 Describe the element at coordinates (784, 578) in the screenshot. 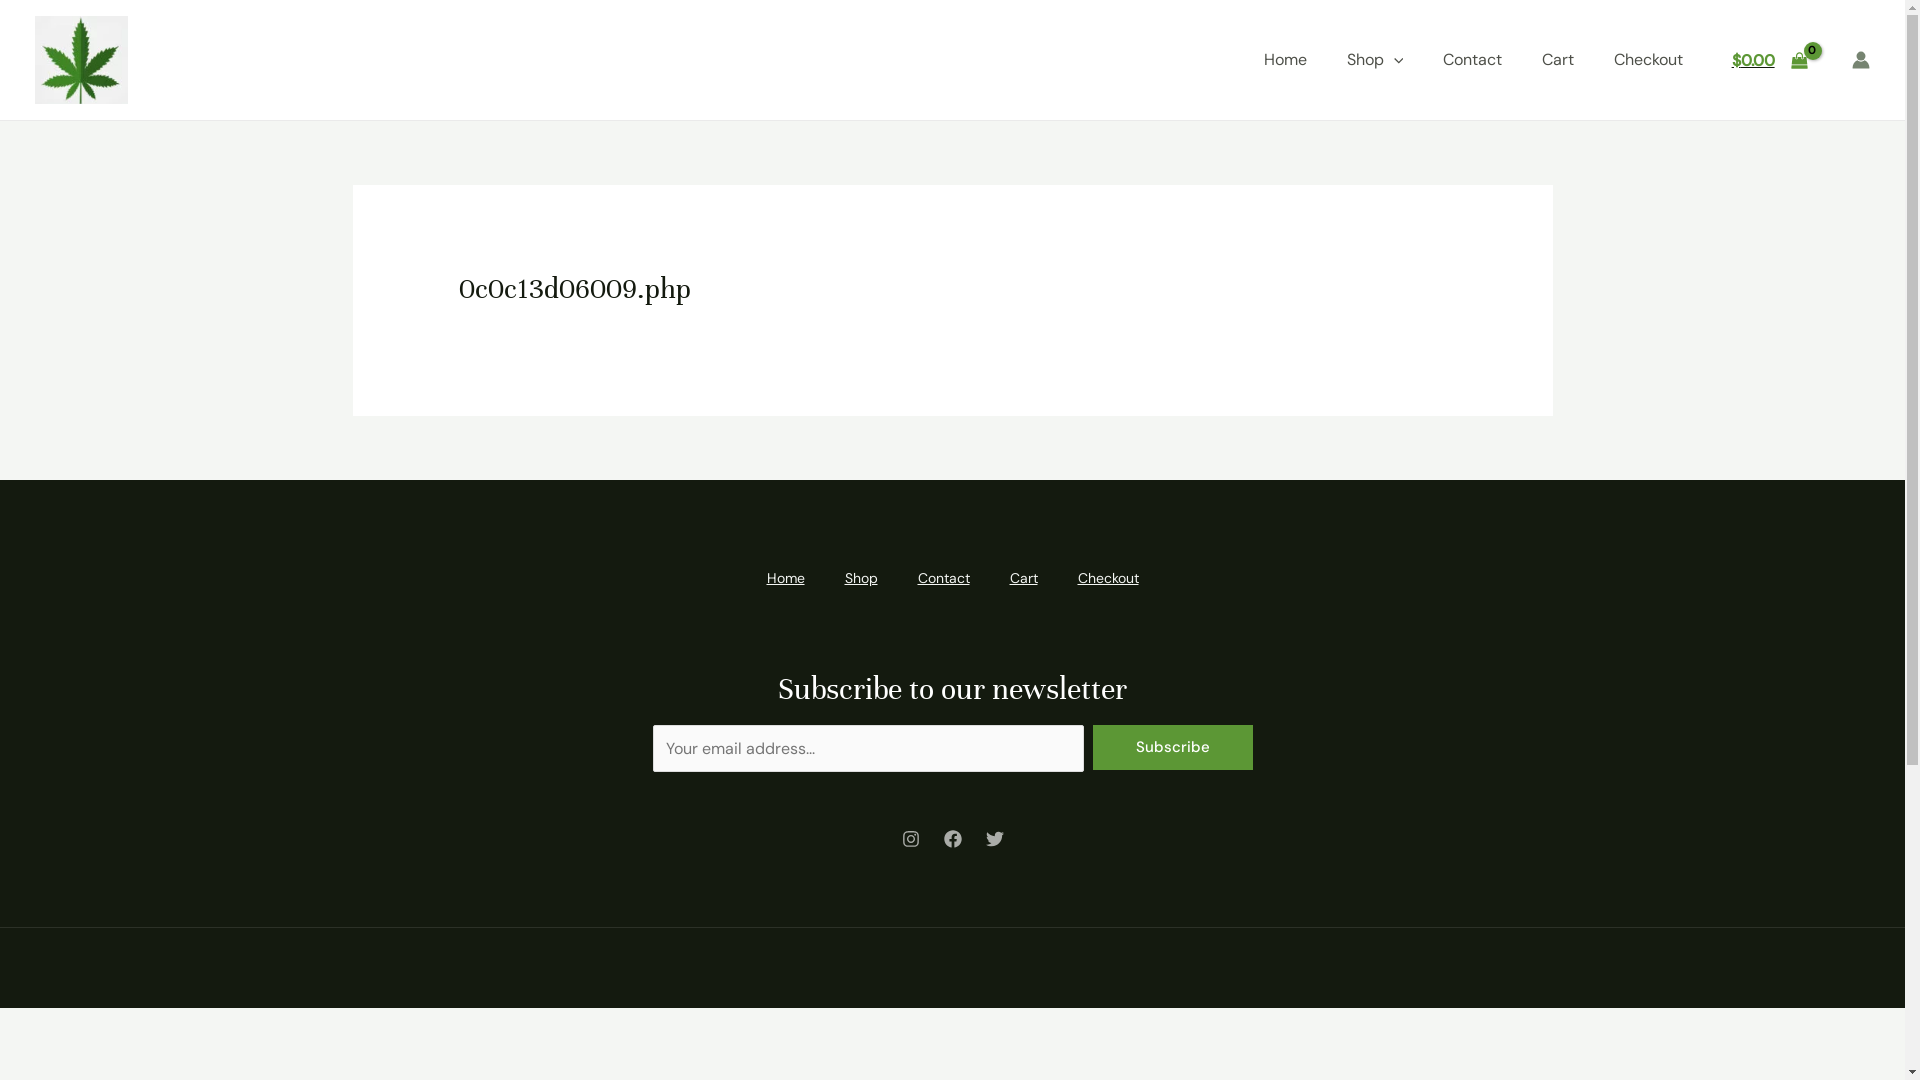

I see `'Home'` at that location.